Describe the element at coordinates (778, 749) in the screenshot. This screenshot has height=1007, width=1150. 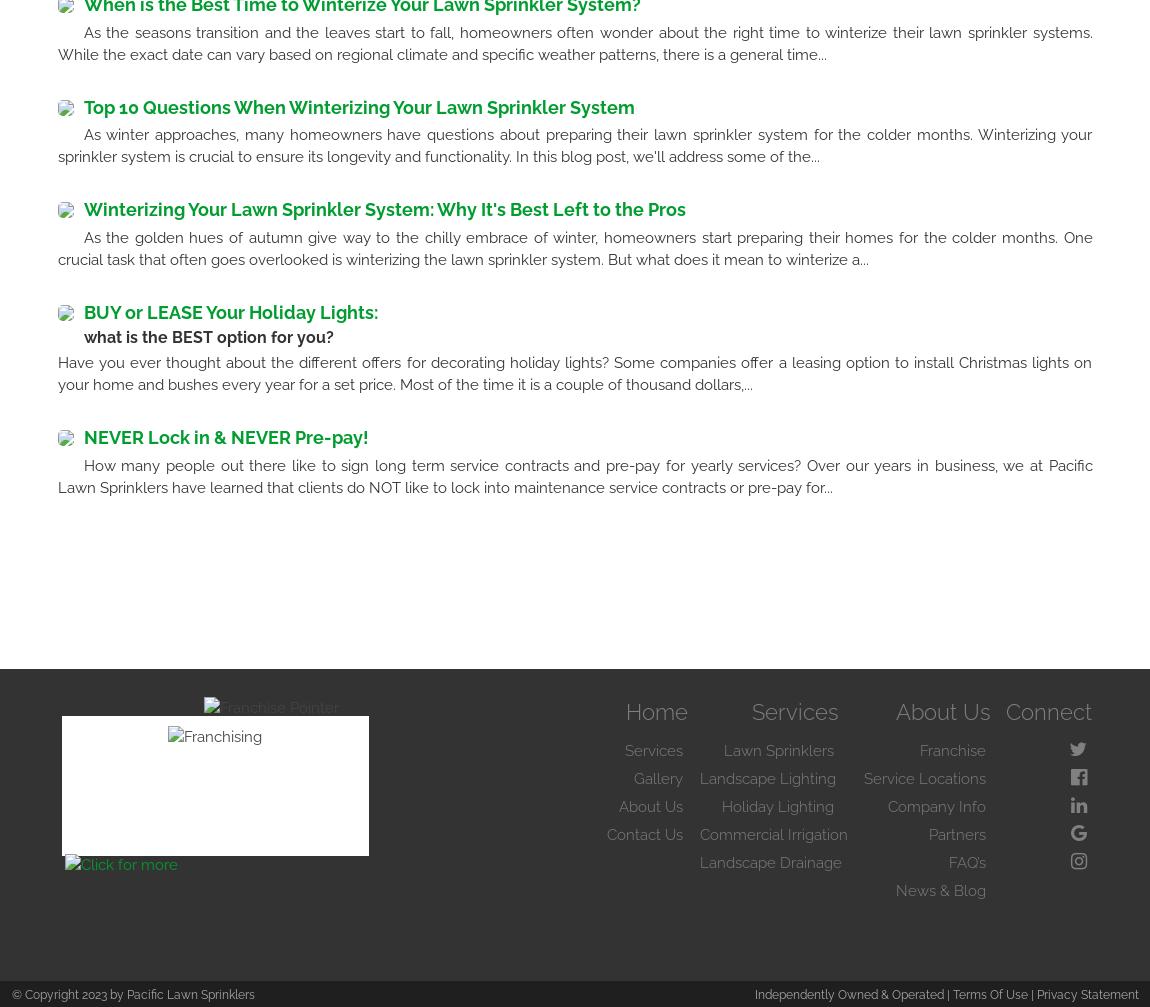
I see `'Lawn Sprinklers'` at that location.